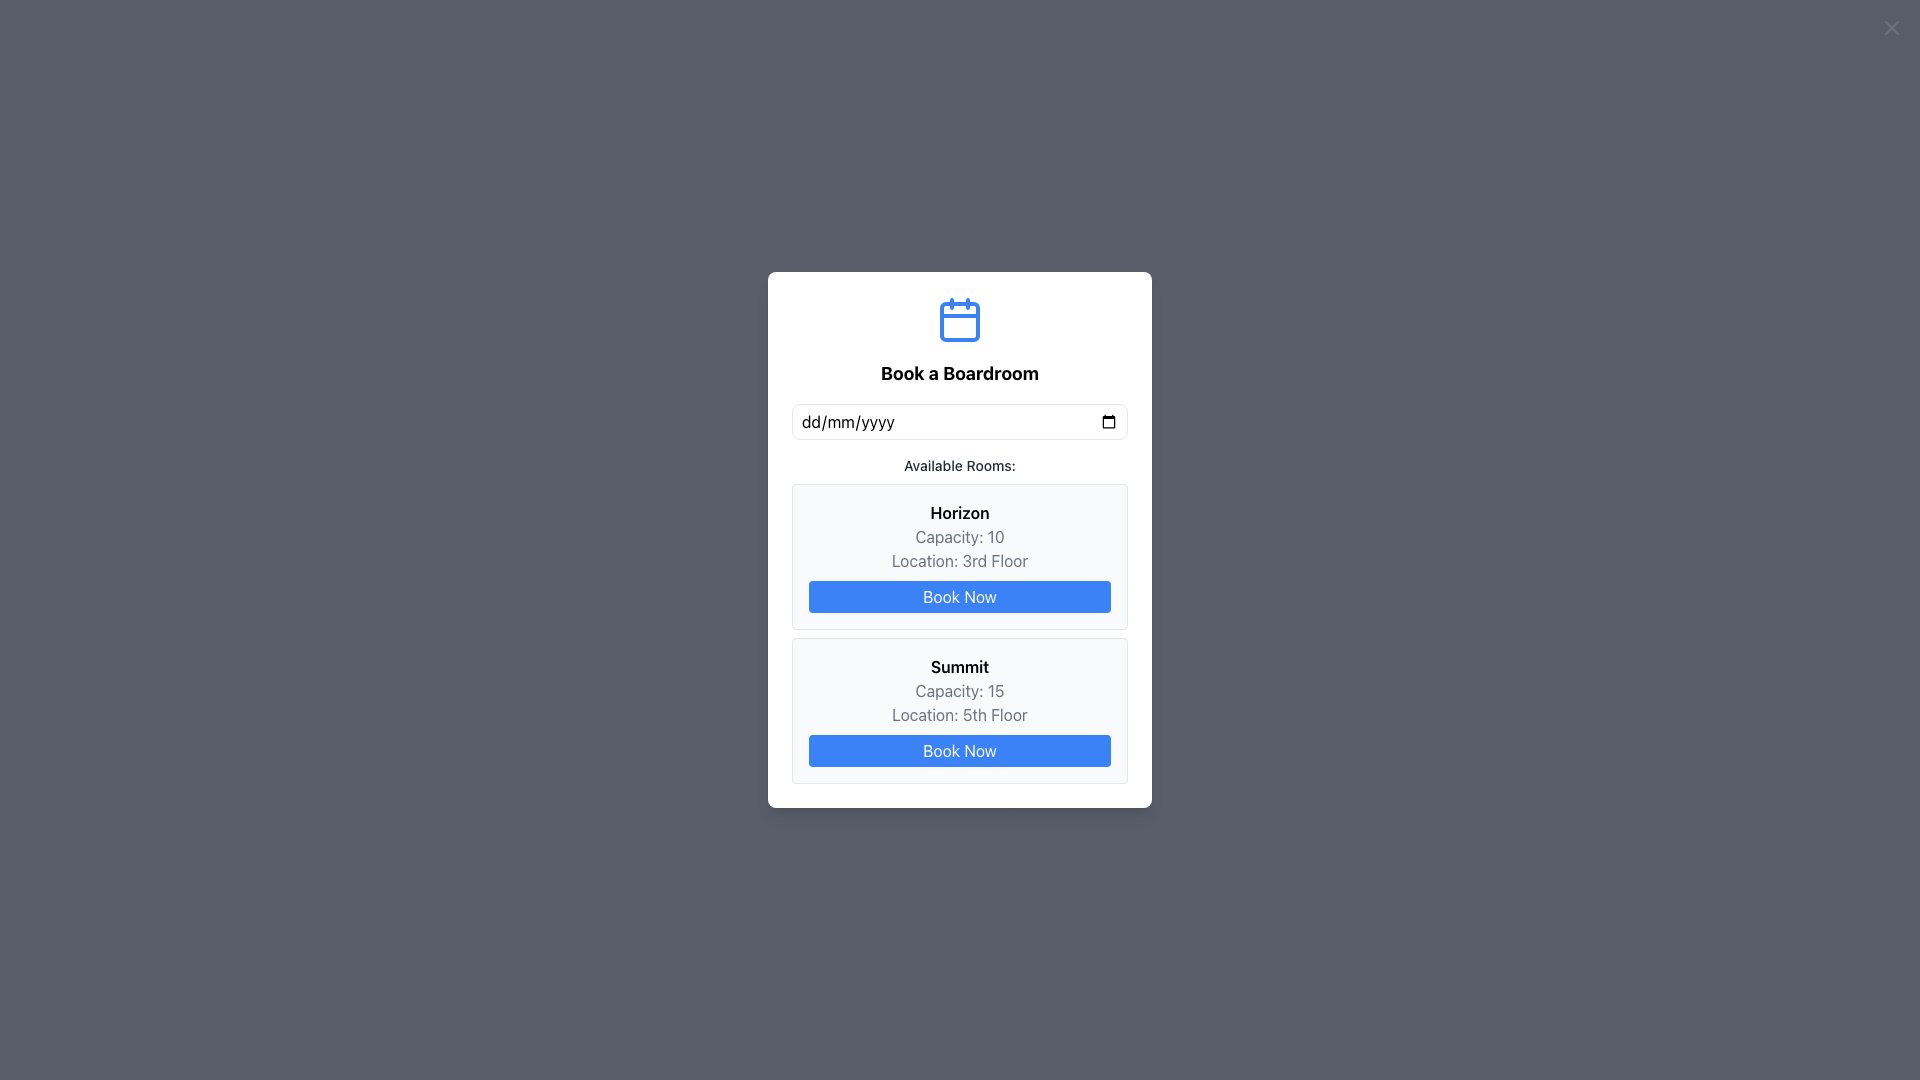  I want to click on the prominent text label indicating the purpose of the booking section, which is located below the calendar icon and above the date input field, so click(960, 374).